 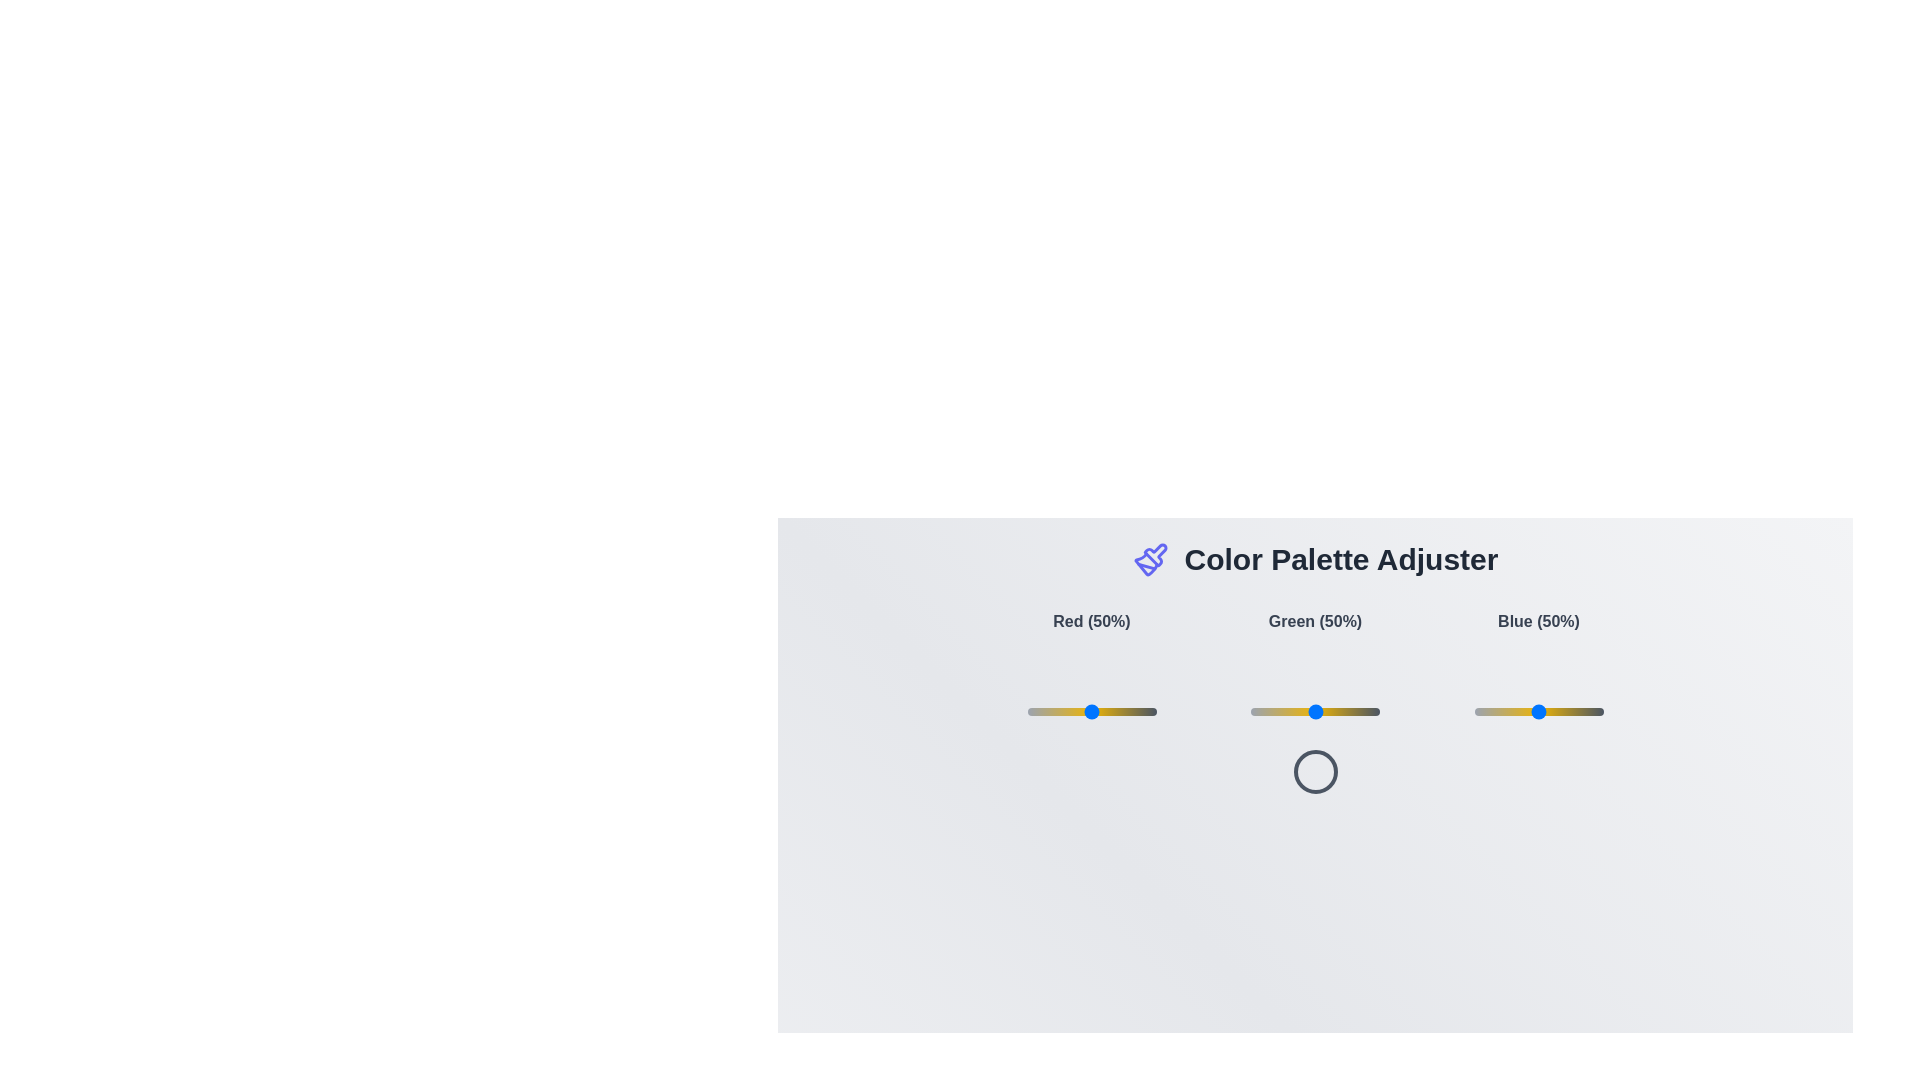 What do you see at coordinates (1309, 711) in the screenshot?
I see `the green slider to 45%` at bounding box center [1309, 711].